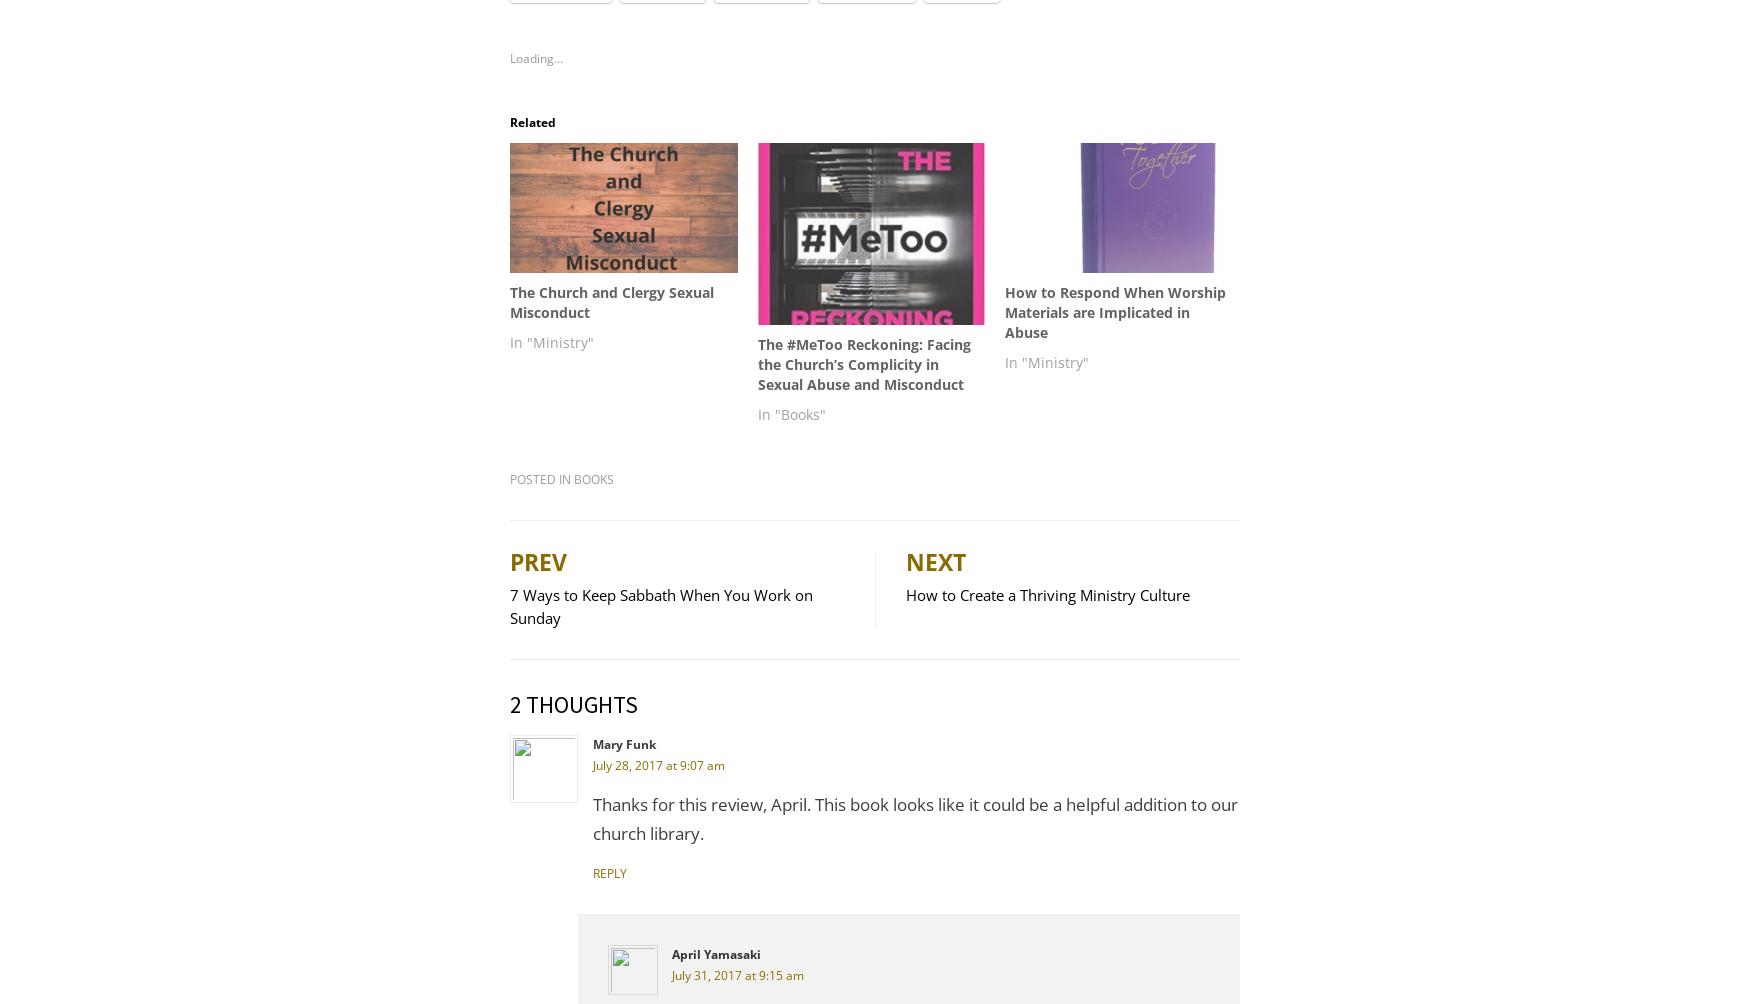  What do you see at coordinates (658, 764) in the screenshot?
I see `'July 28, 2017 at 9:07 am'` at bounding box center [658, 764].